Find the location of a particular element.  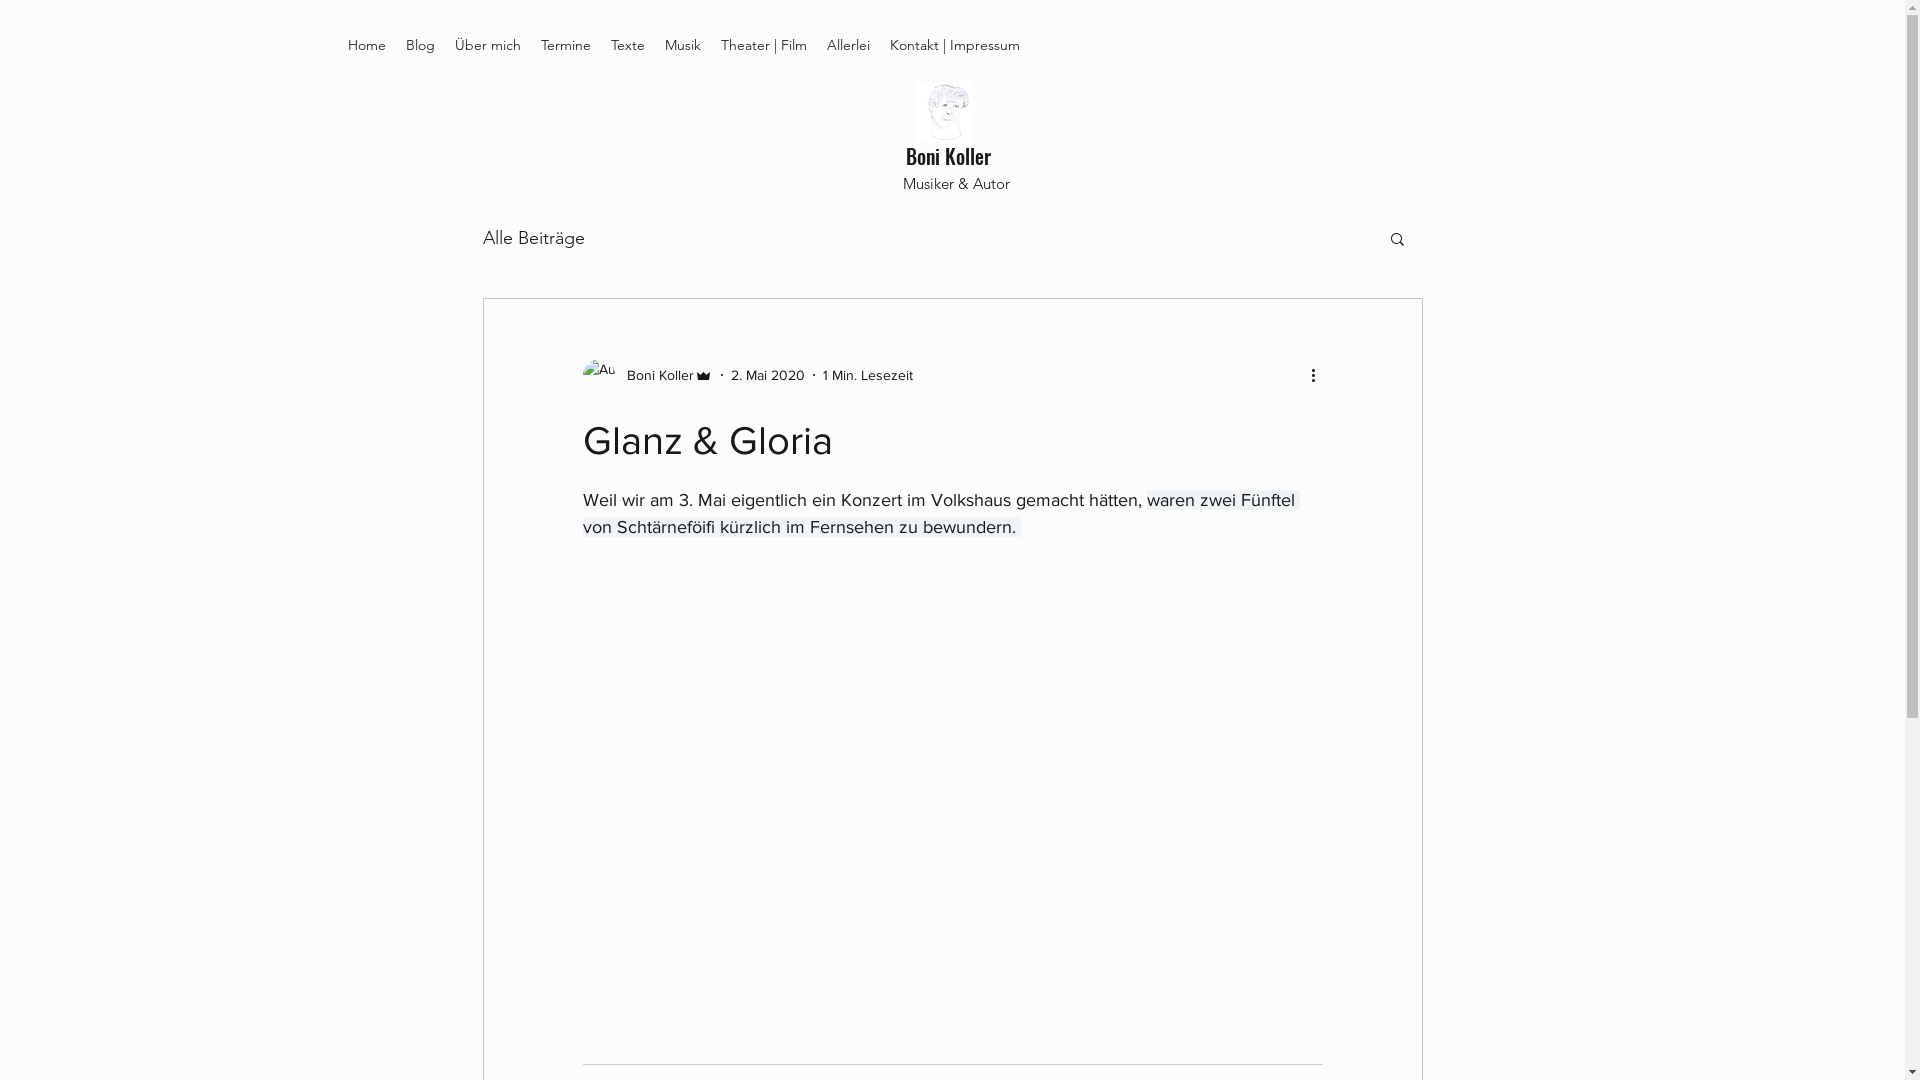

'Termine' is located at coordinates (565, 45).